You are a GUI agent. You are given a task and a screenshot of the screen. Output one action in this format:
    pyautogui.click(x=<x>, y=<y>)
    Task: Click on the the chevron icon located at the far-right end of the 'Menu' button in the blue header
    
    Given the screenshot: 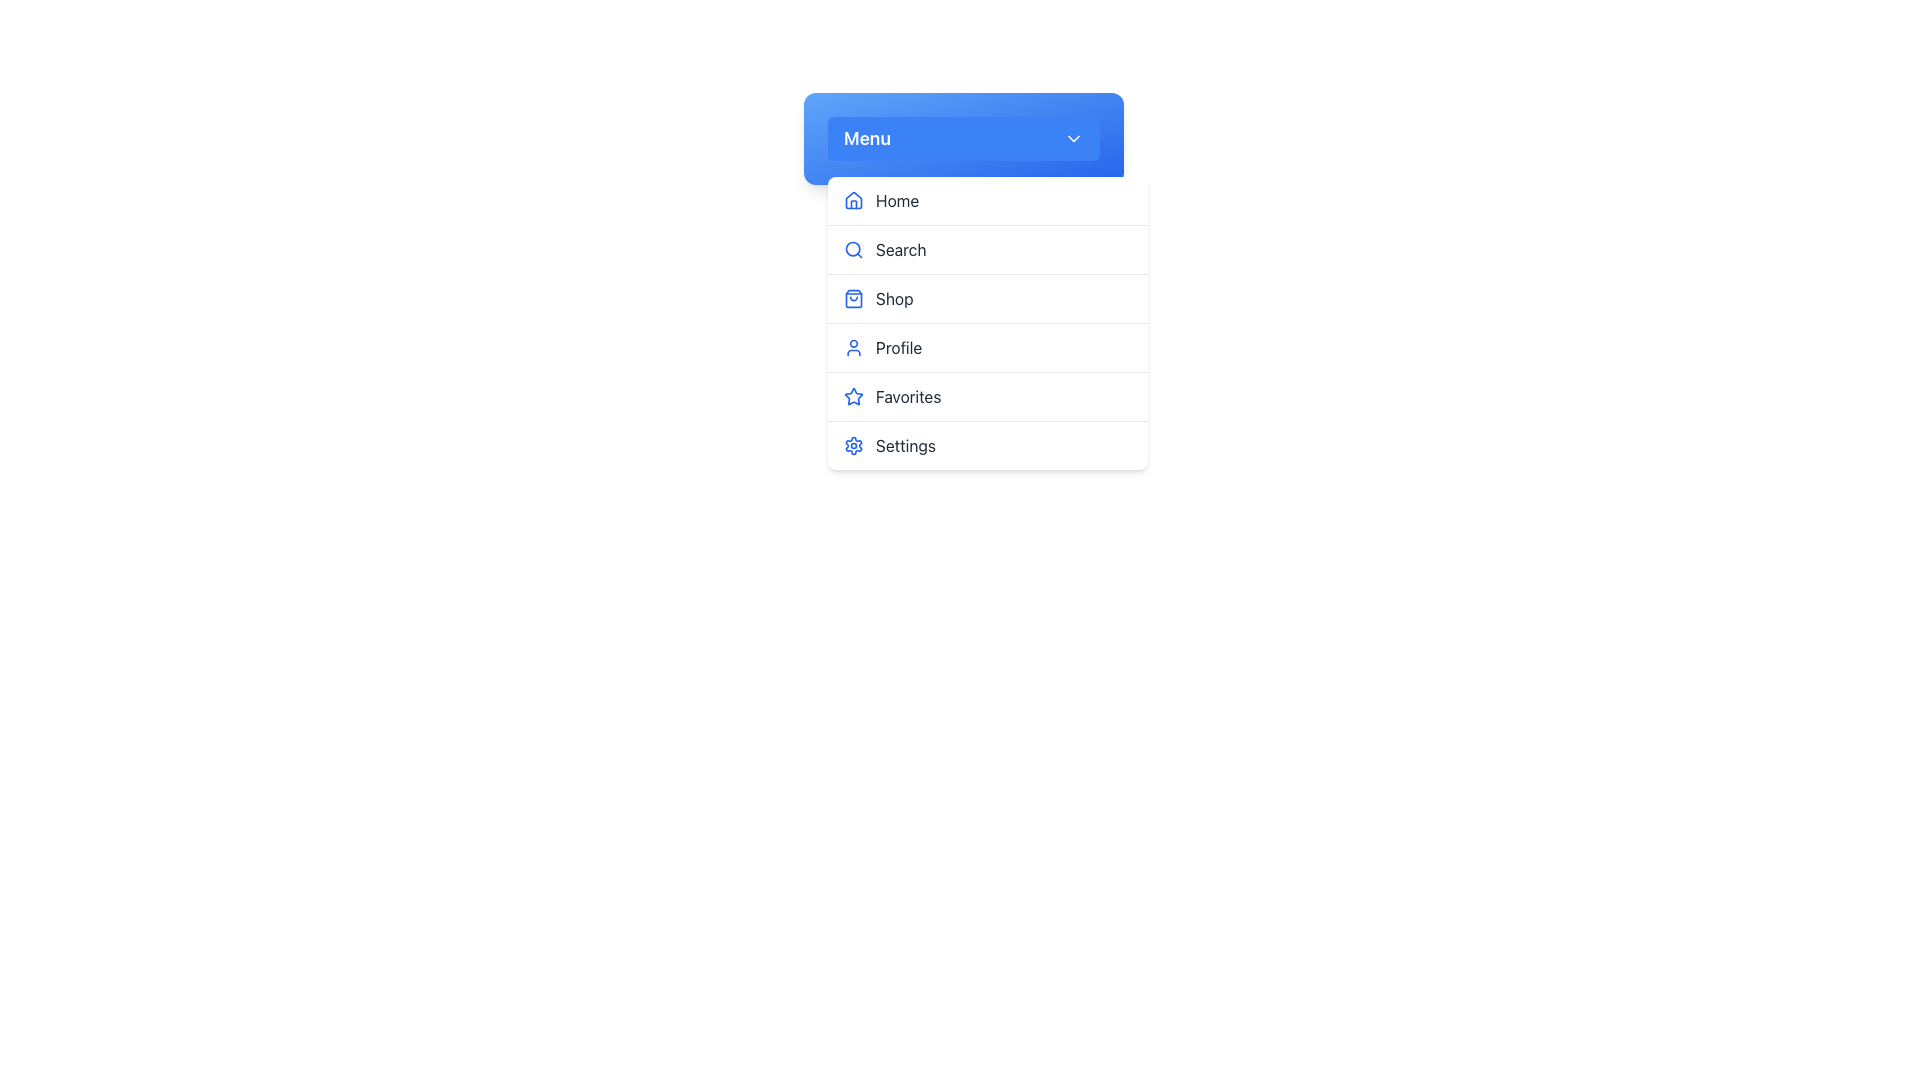 What is the action you would take?
    pyautogui.click(x=1073, y=137)
    